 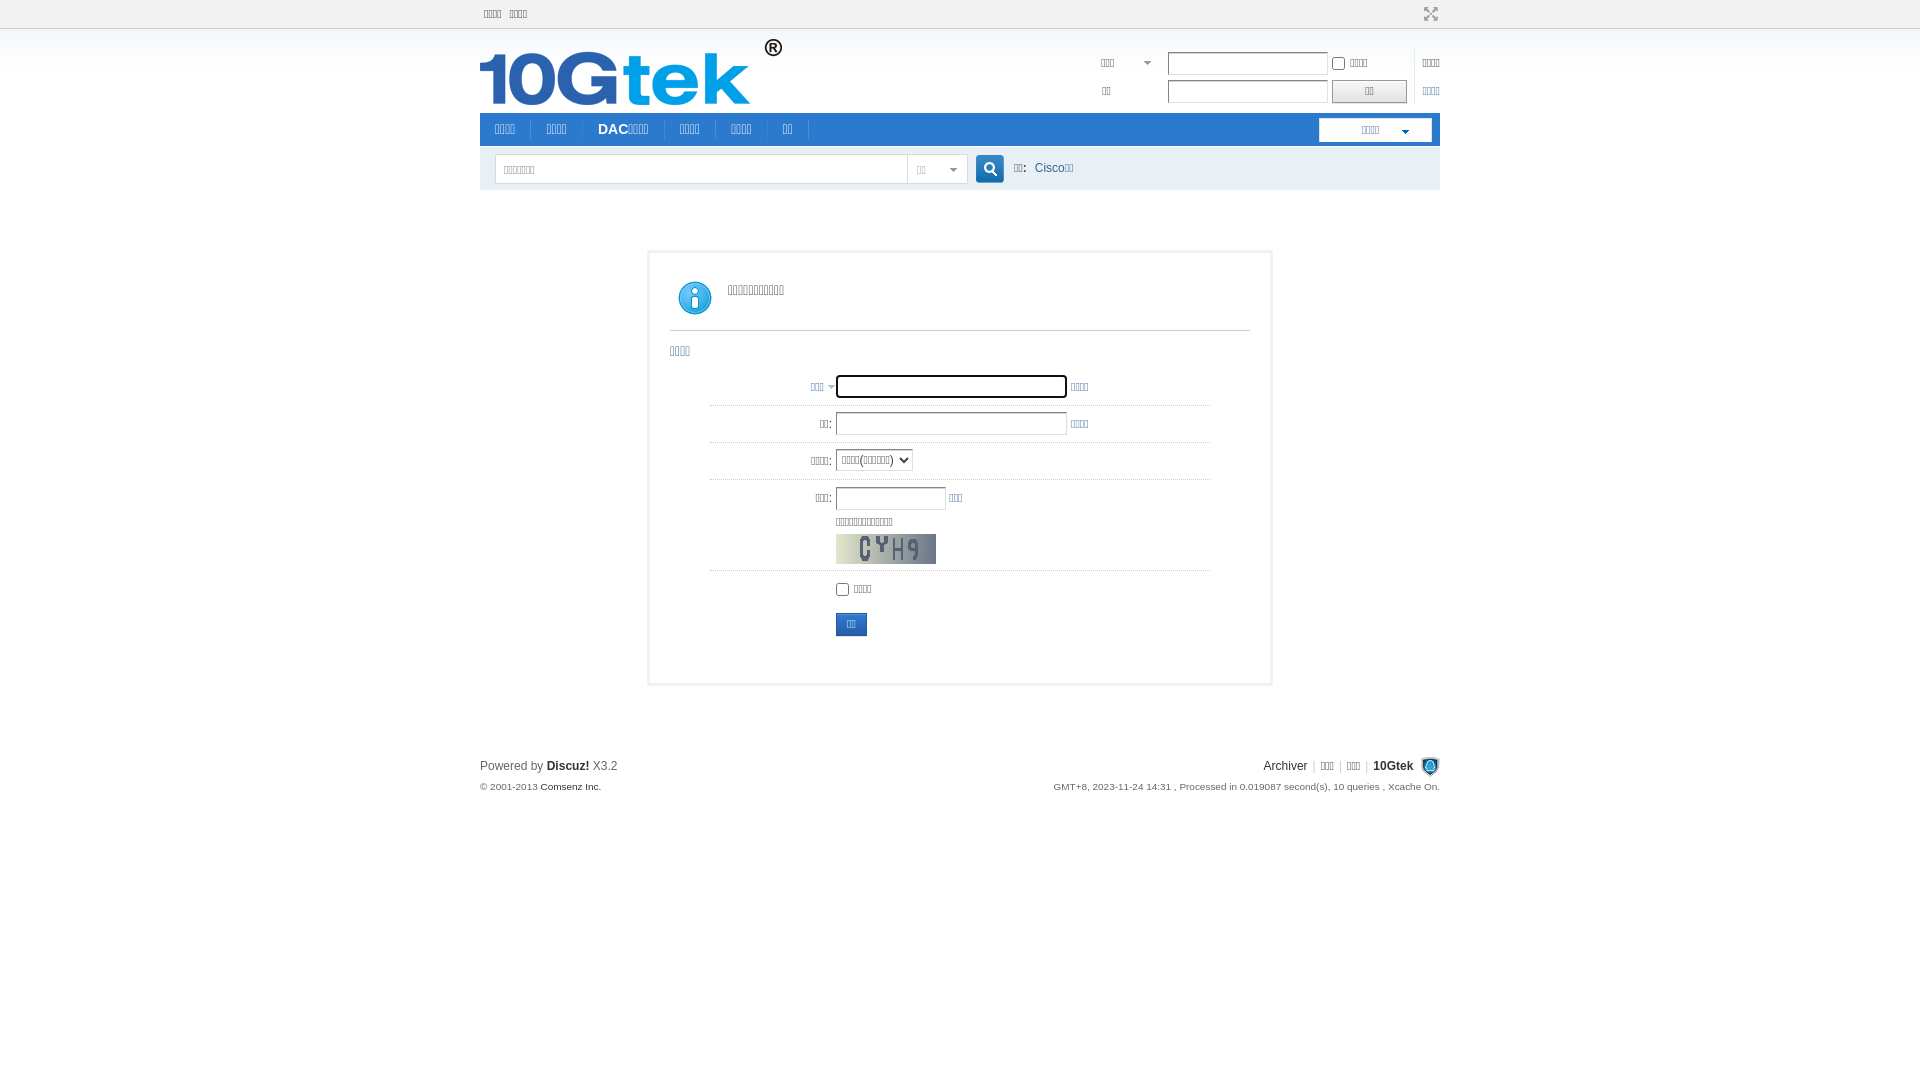 What do you see at coordinates (629, 100) in the screenshot?
I see `'10Gtek'` at bounding box center [629, 100].